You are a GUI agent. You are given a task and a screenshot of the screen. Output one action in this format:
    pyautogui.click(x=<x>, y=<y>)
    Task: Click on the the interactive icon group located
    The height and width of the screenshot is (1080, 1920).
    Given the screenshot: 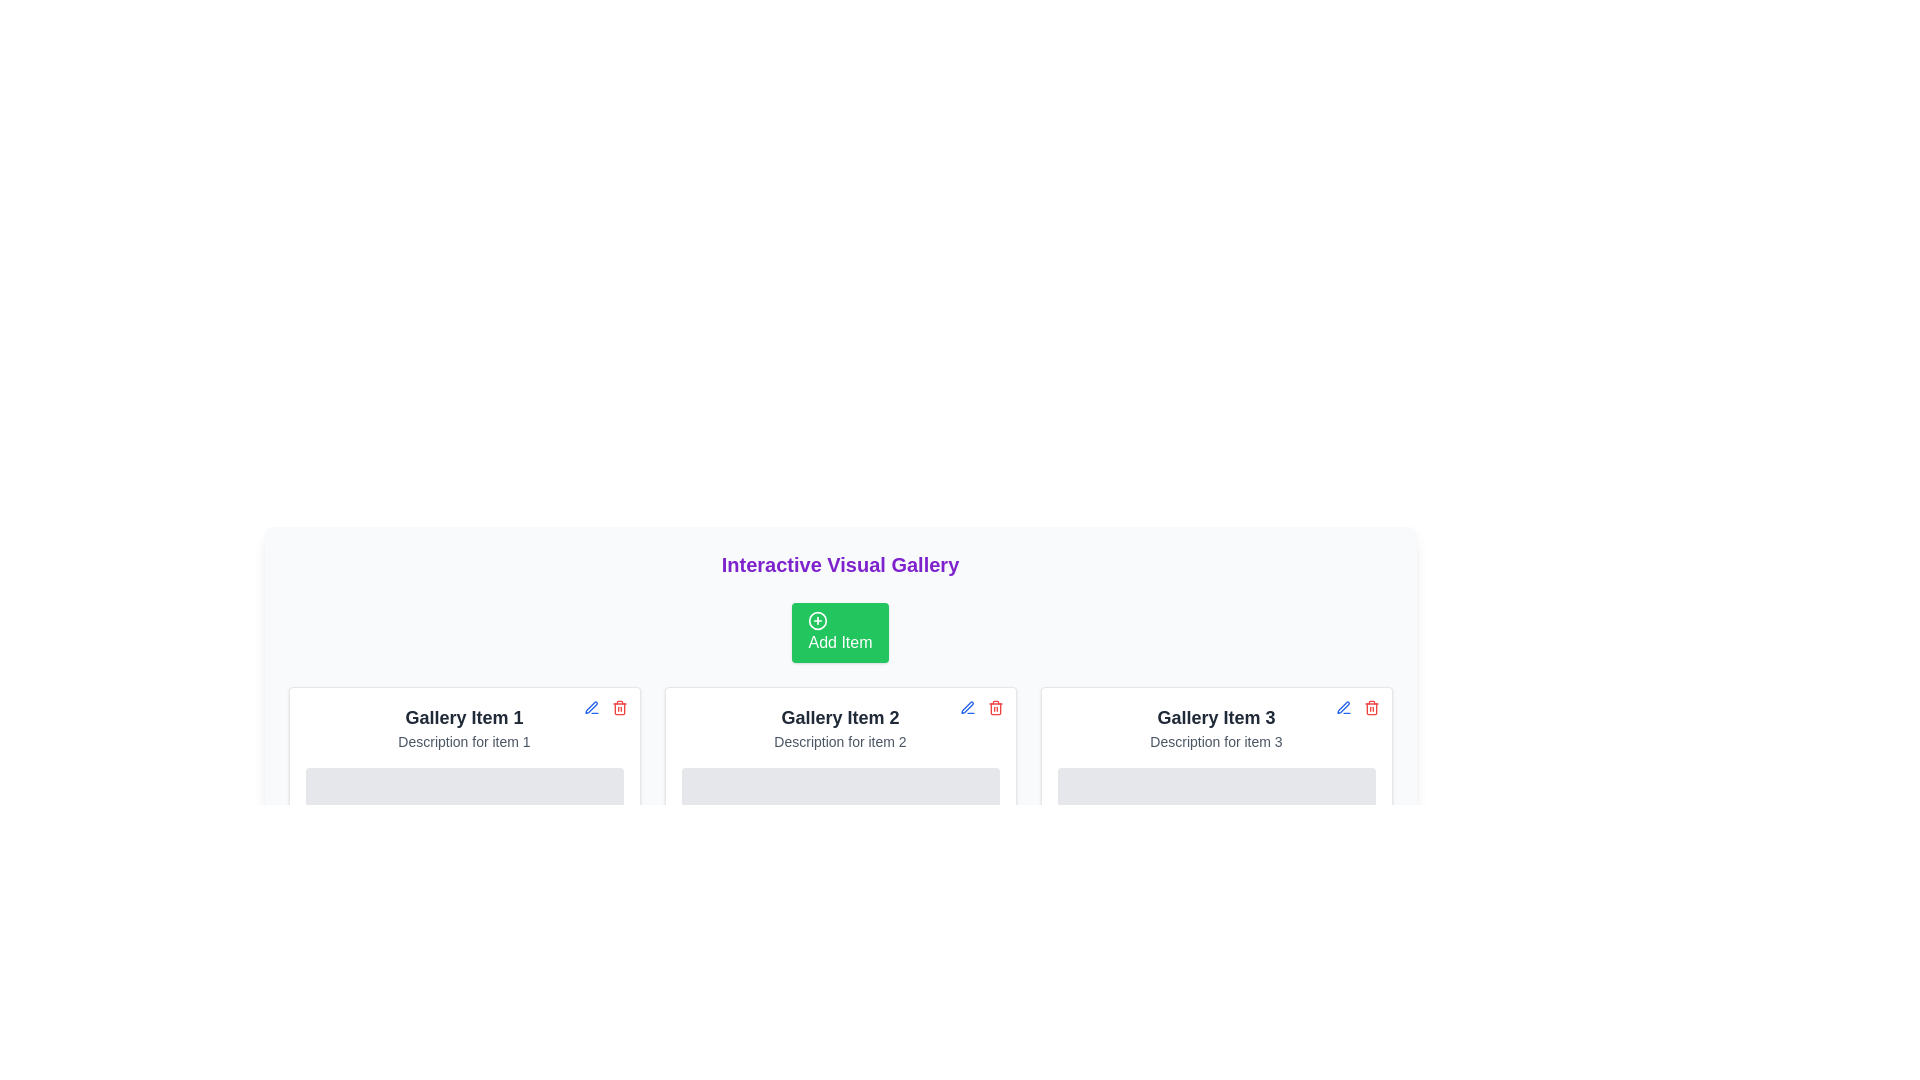 What is the action you would take?
    pyautogui.click(x=604, y=707)
    